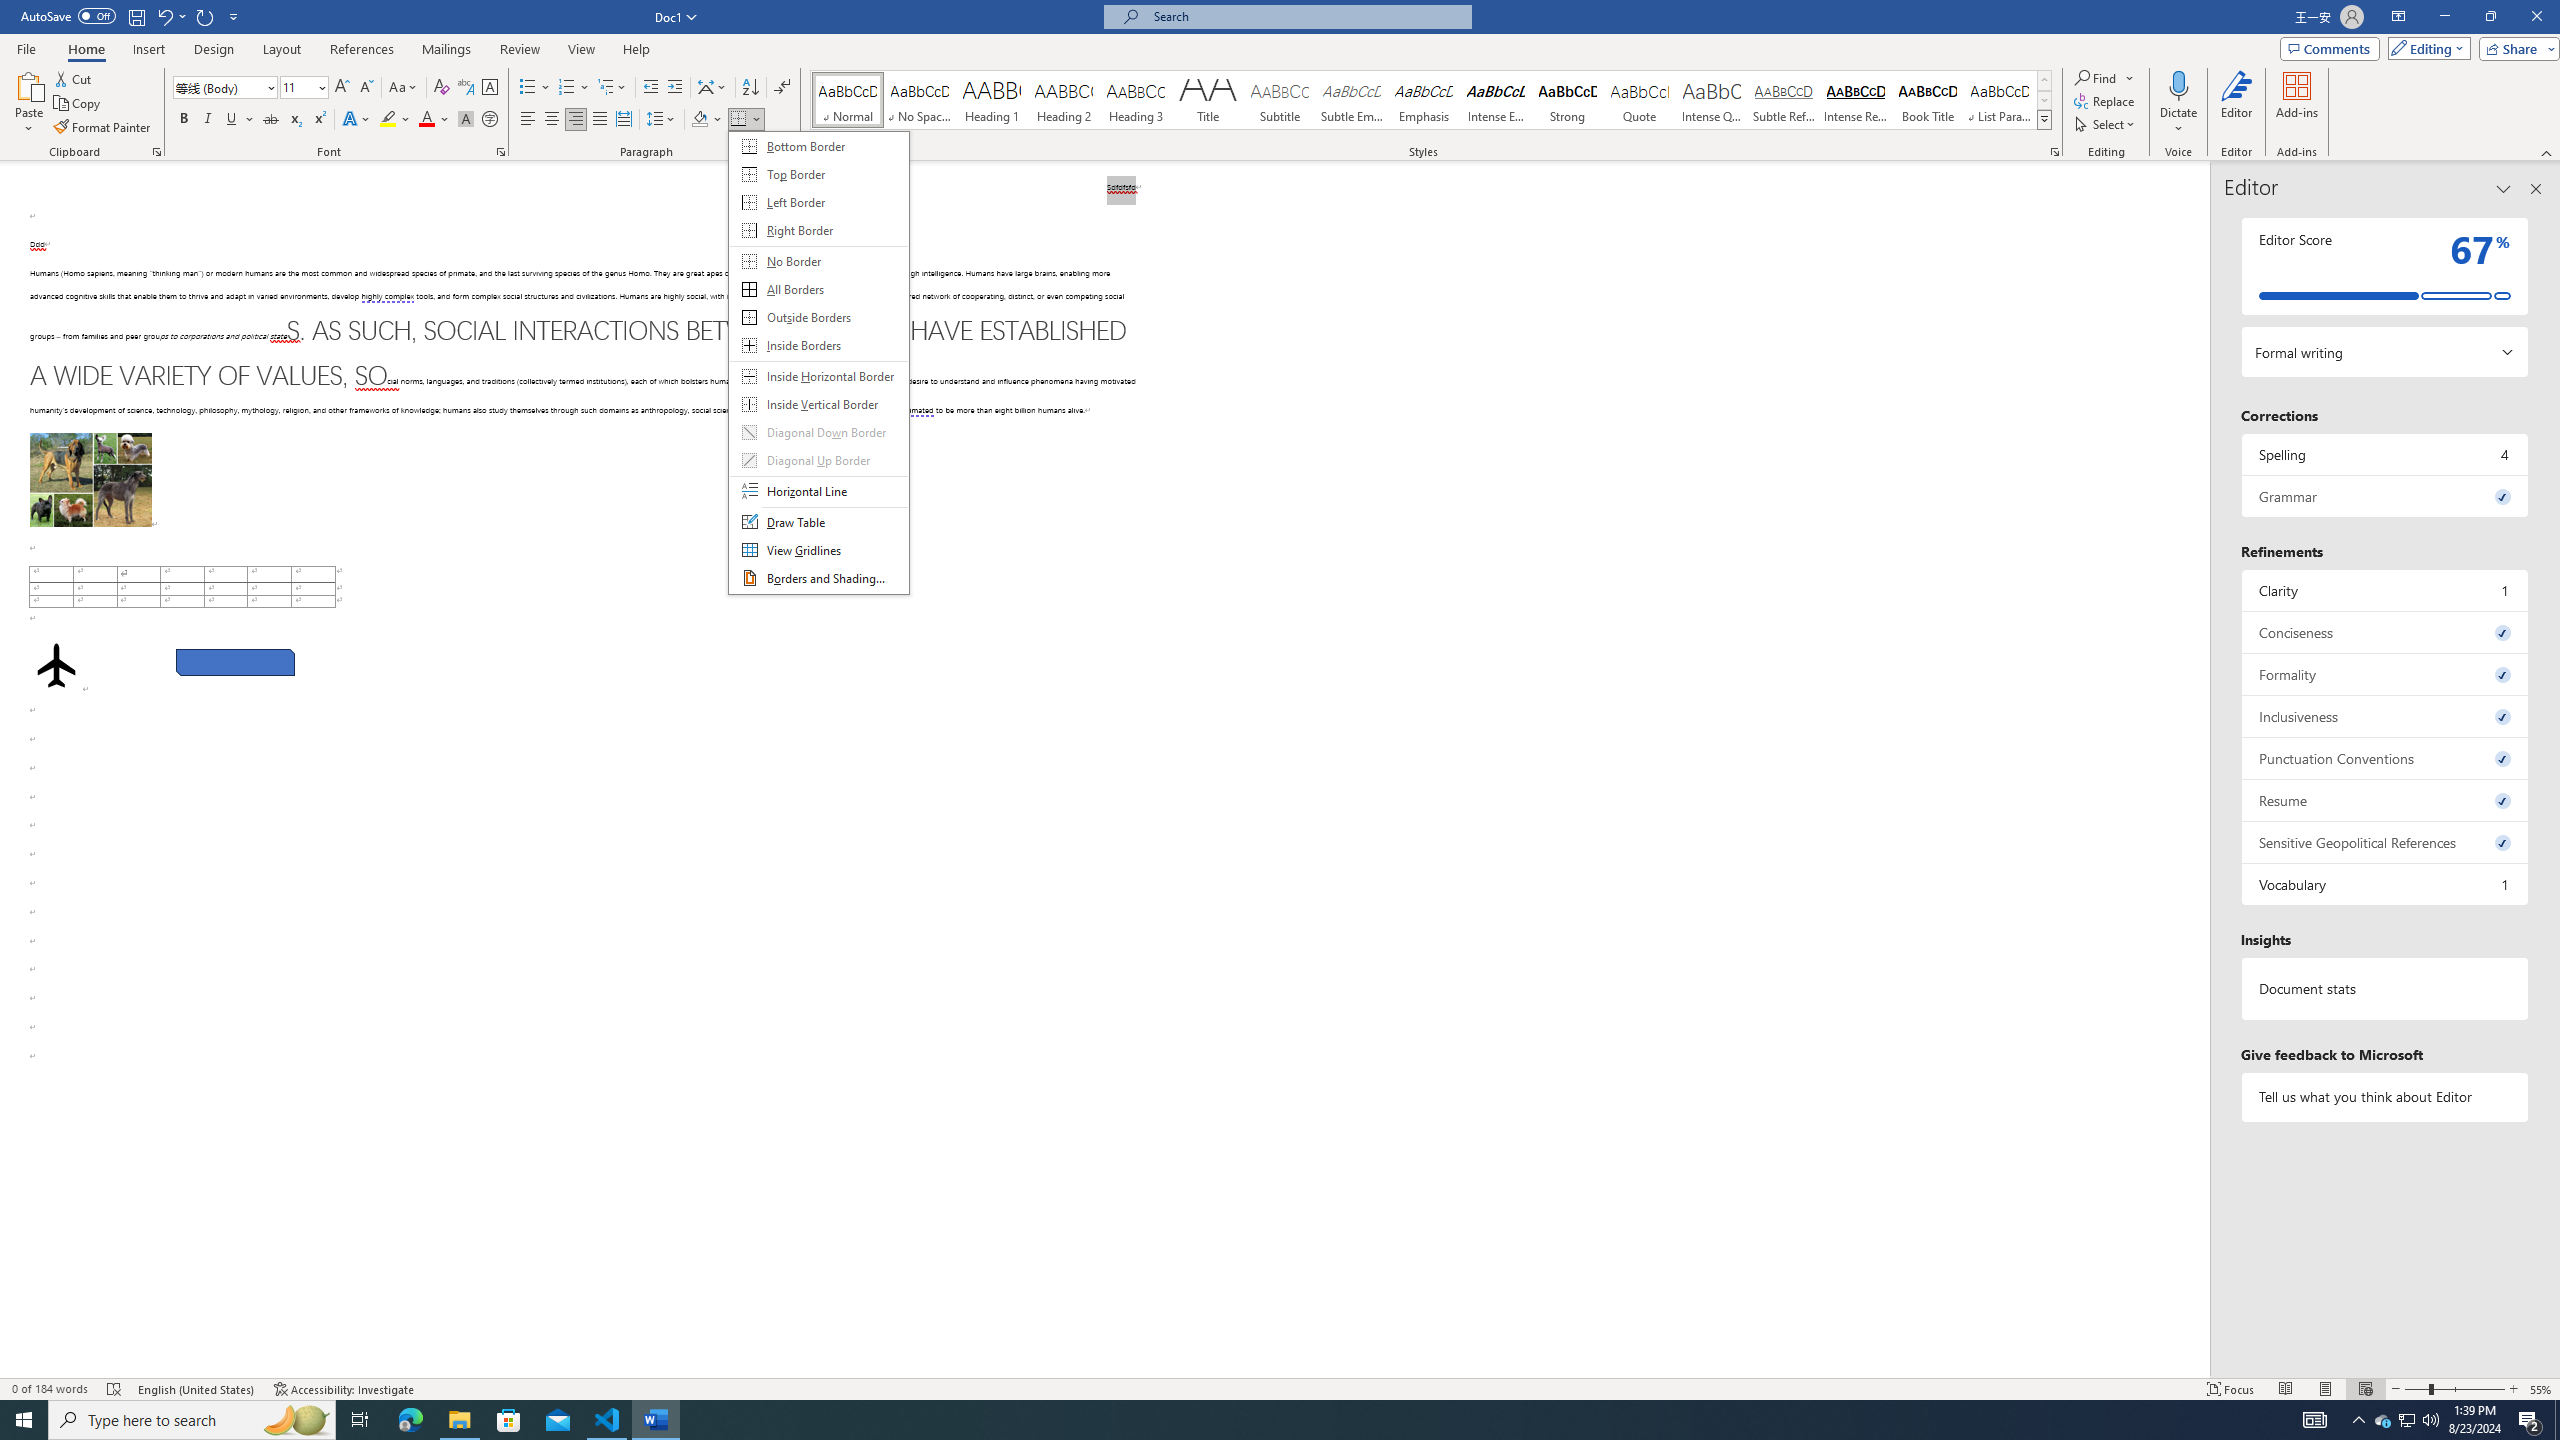  I want to click on 'Intense Emphasis', so click(1495, 99).